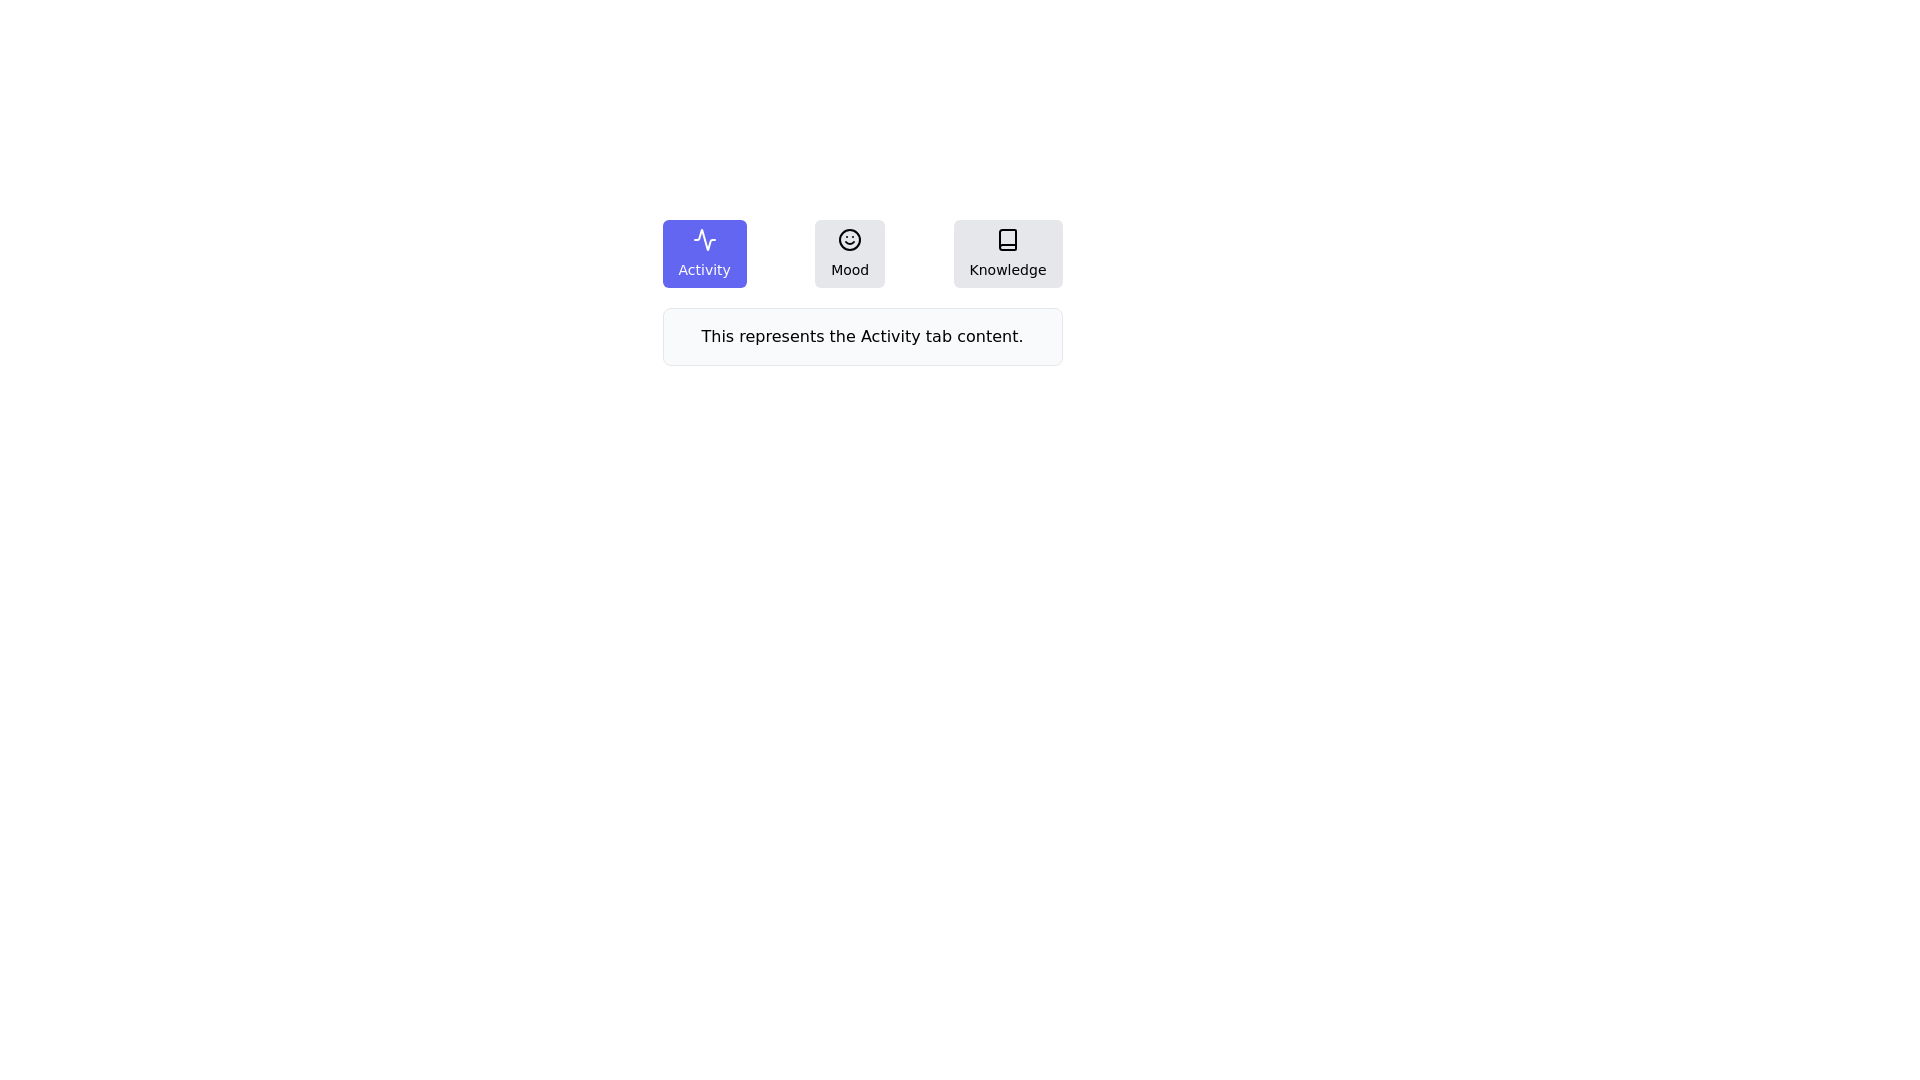  I want to click on the button with a light gray background and a black smiley face icon labeled 'Mood', so click(849, 253).